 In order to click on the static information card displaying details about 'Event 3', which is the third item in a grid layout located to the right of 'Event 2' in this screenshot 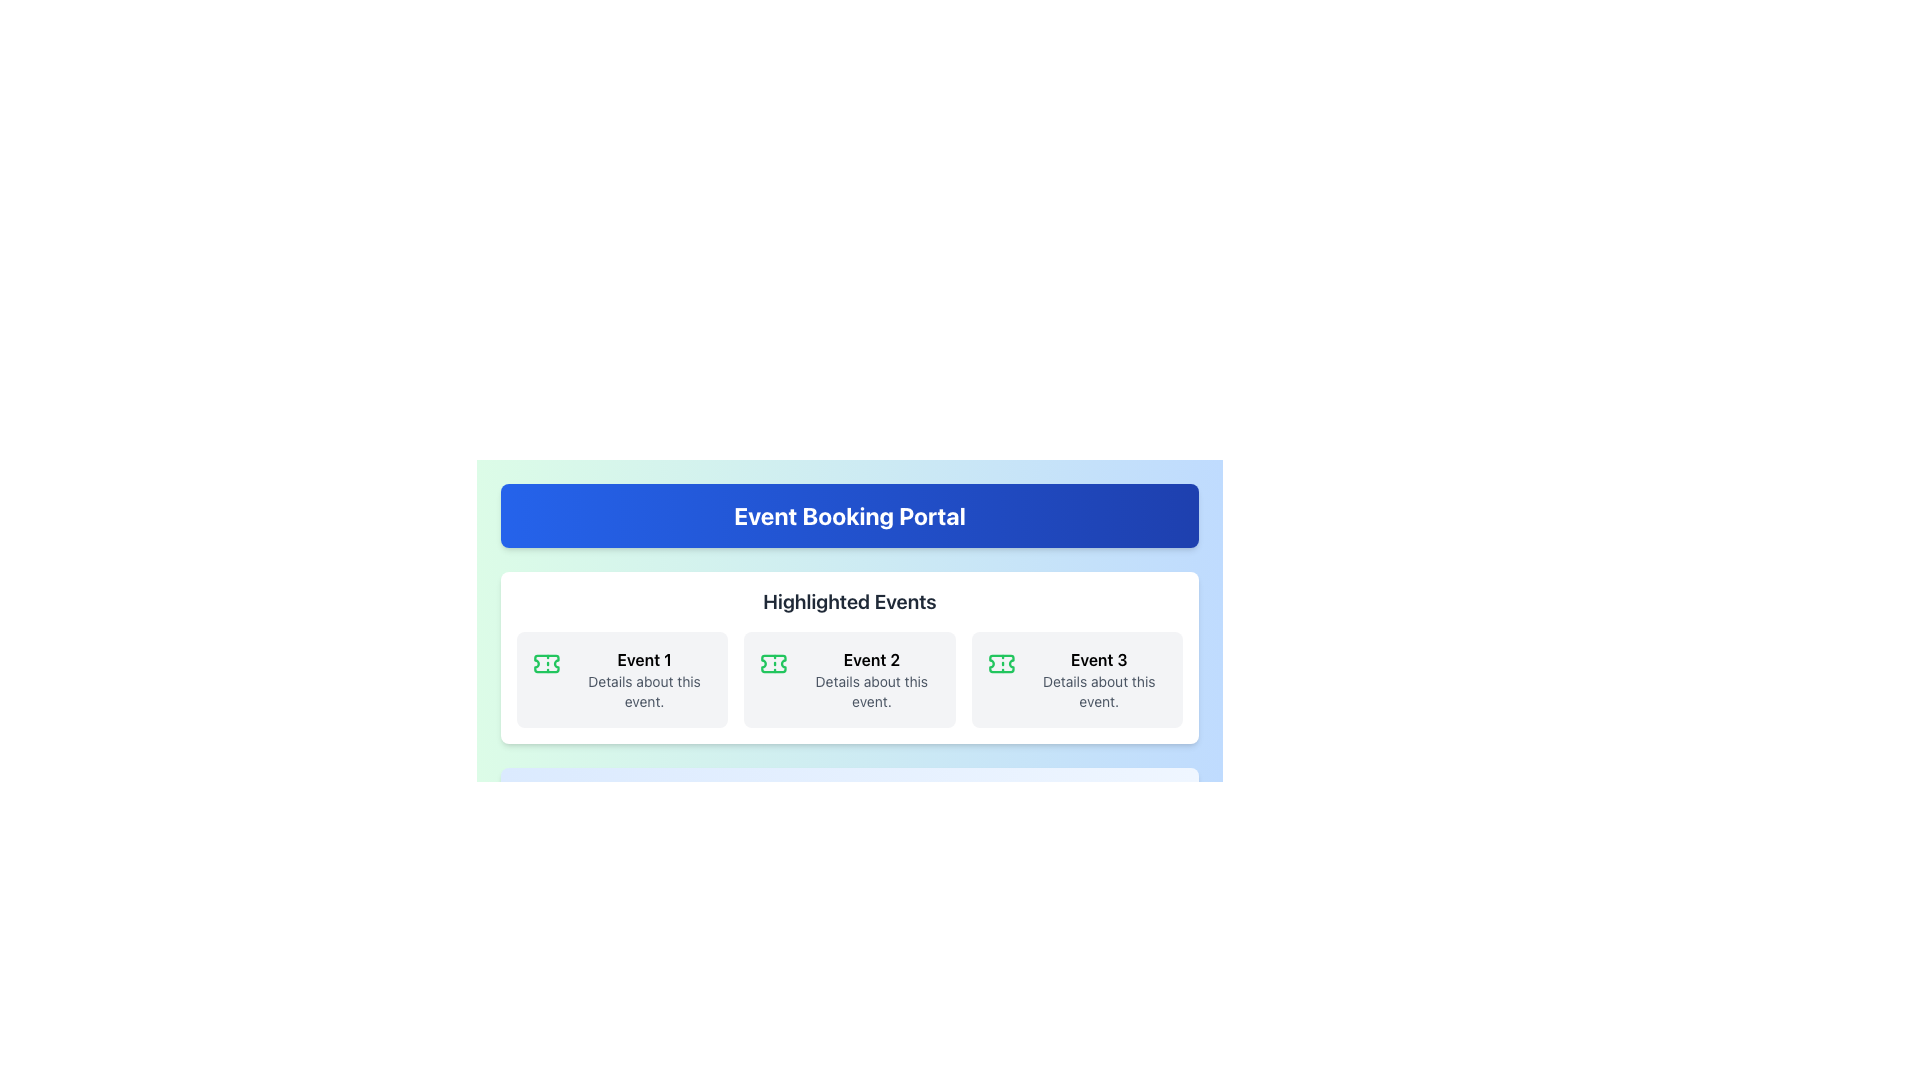, I will do `click(1076, 678)`.